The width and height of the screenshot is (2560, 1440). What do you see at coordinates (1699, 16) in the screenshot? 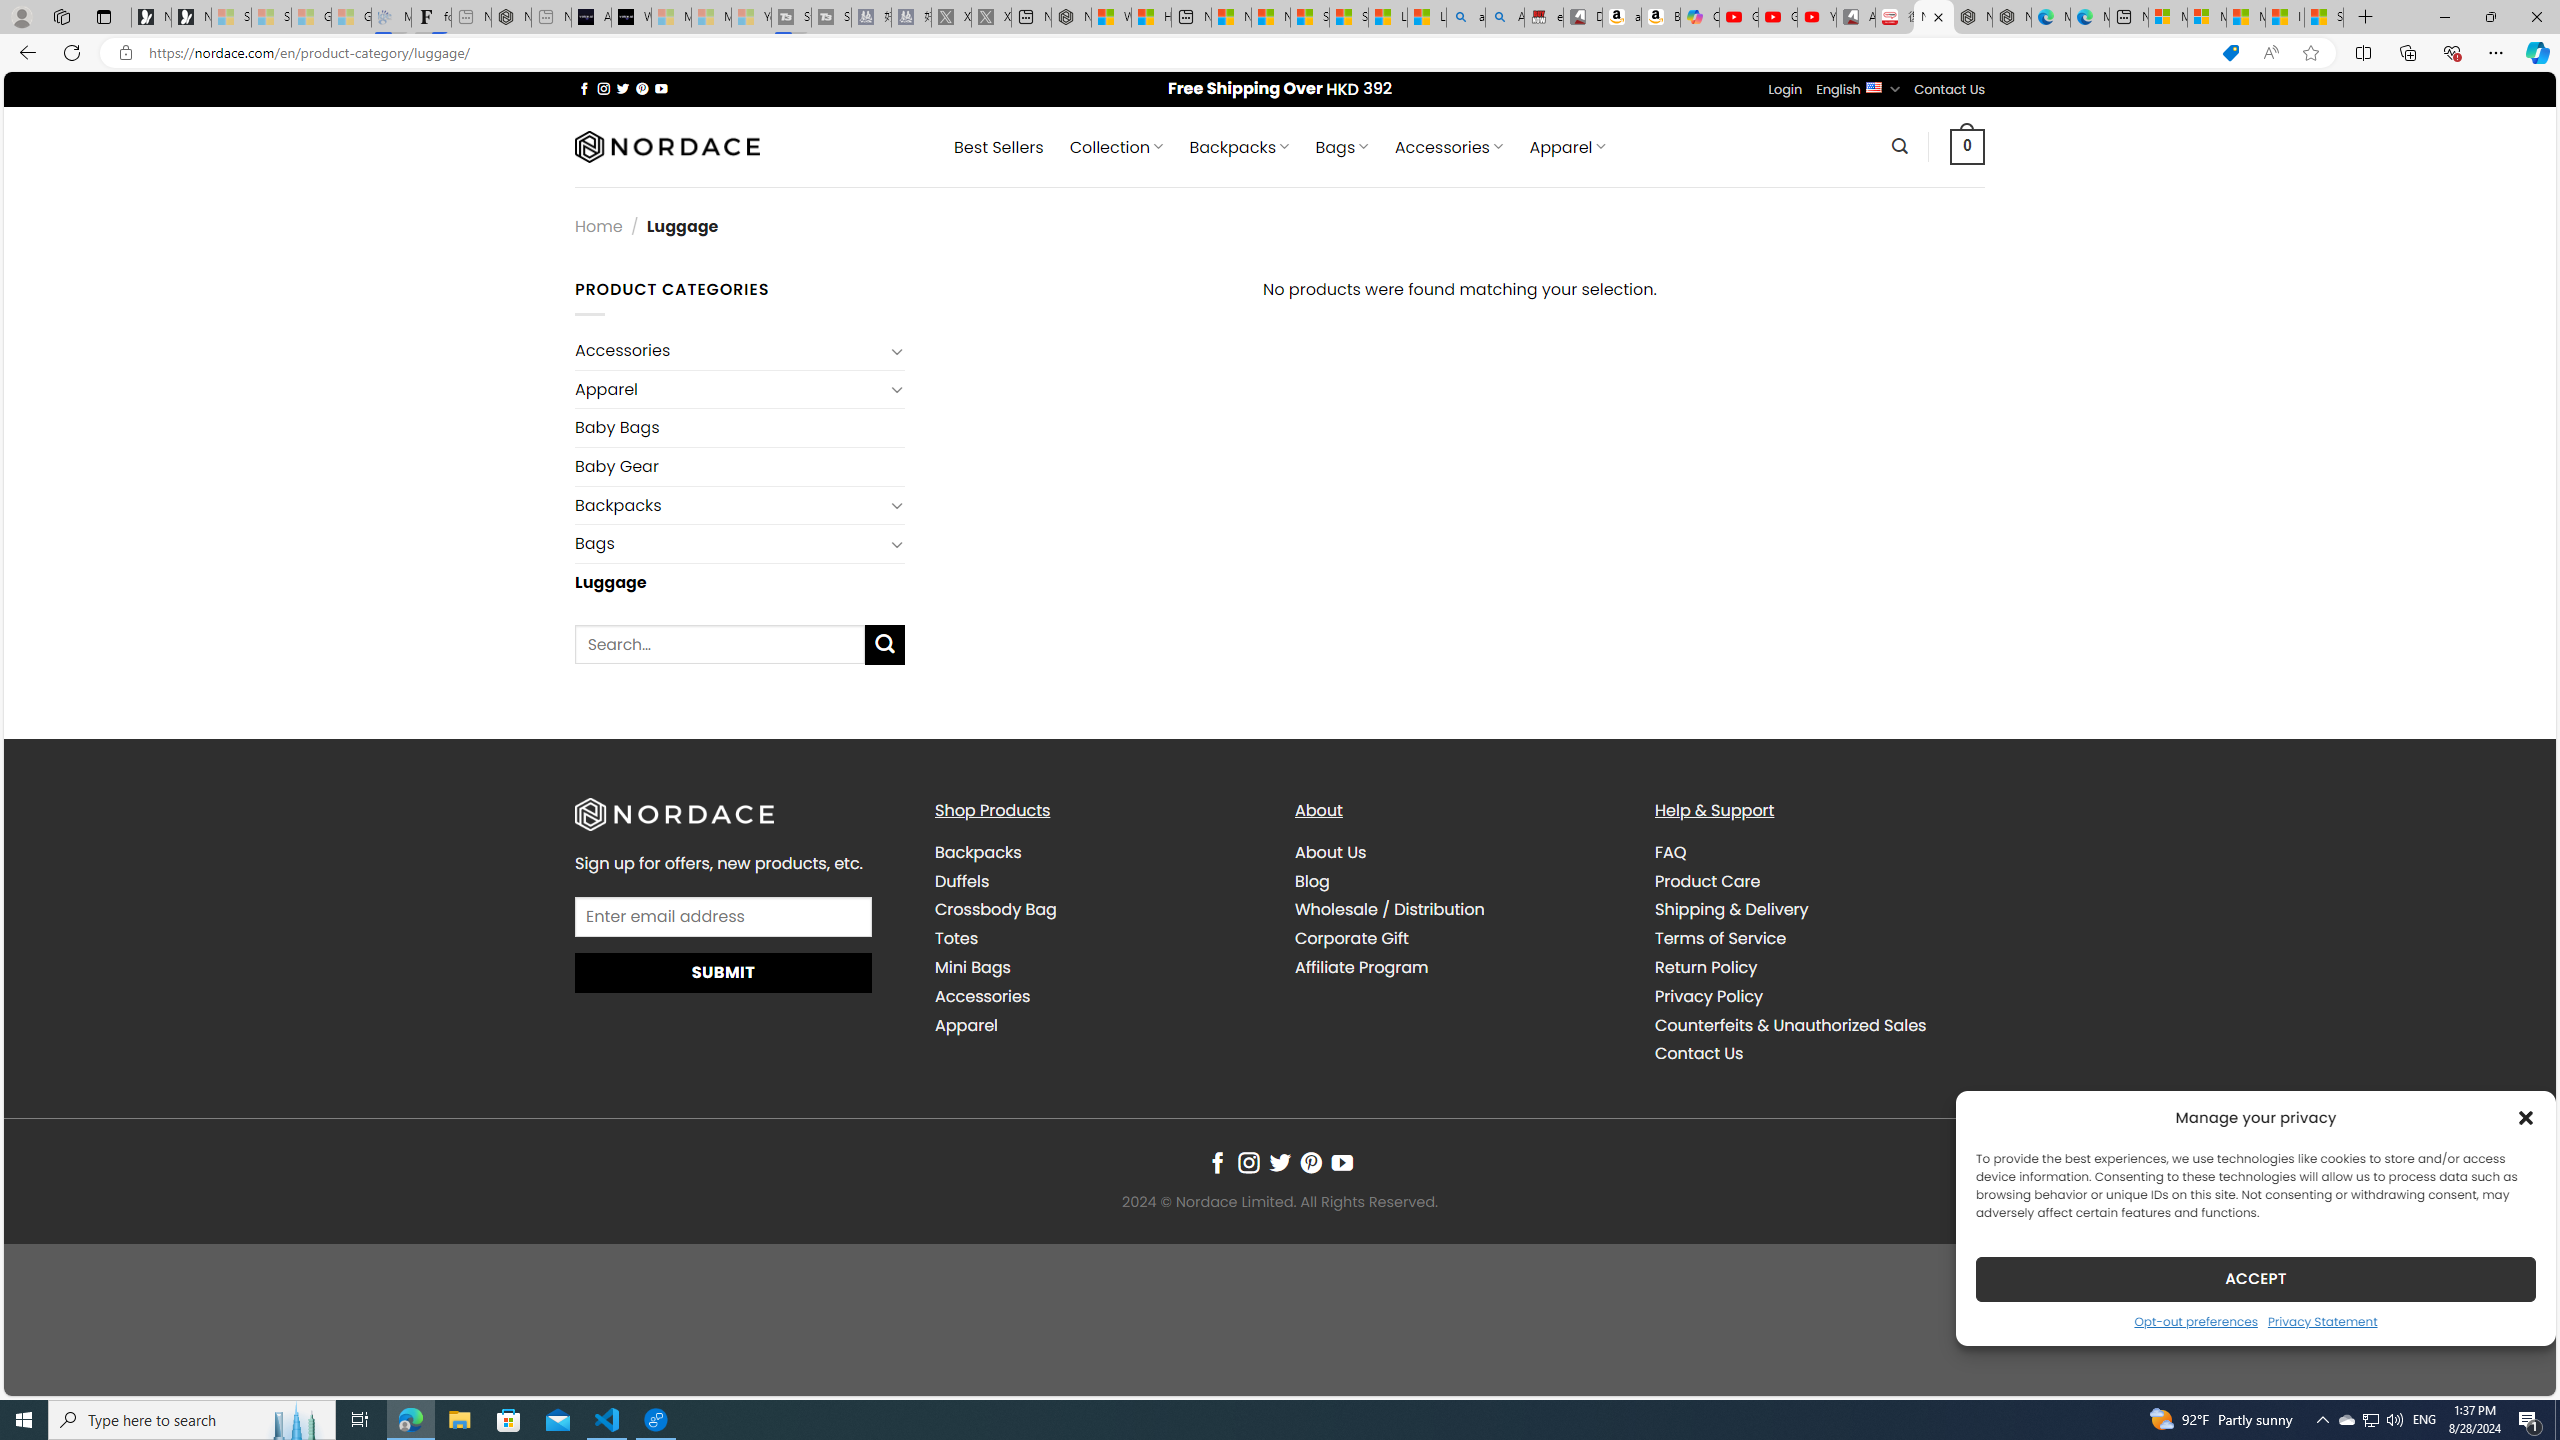
I see `'Copilot'` at bounding box center [1699, 16].